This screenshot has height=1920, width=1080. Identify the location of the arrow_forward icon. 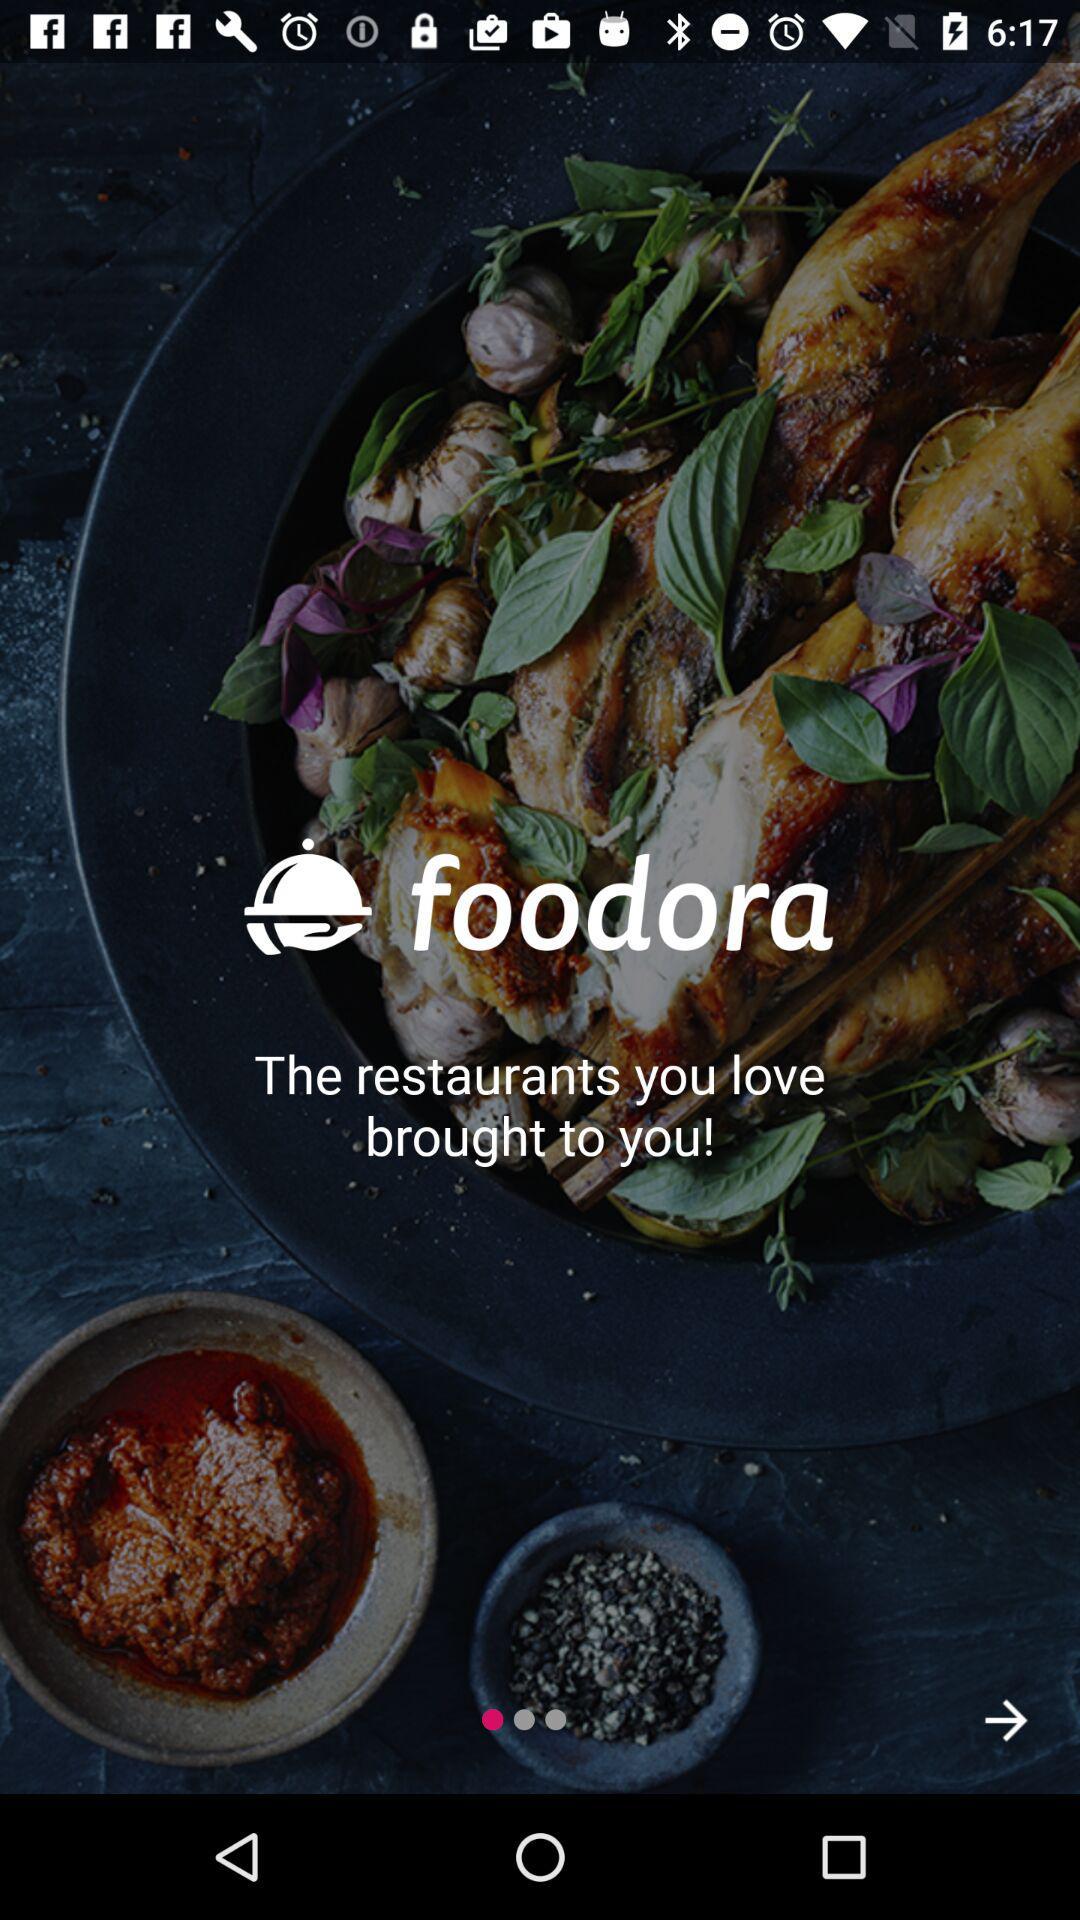
(1006, 1719).